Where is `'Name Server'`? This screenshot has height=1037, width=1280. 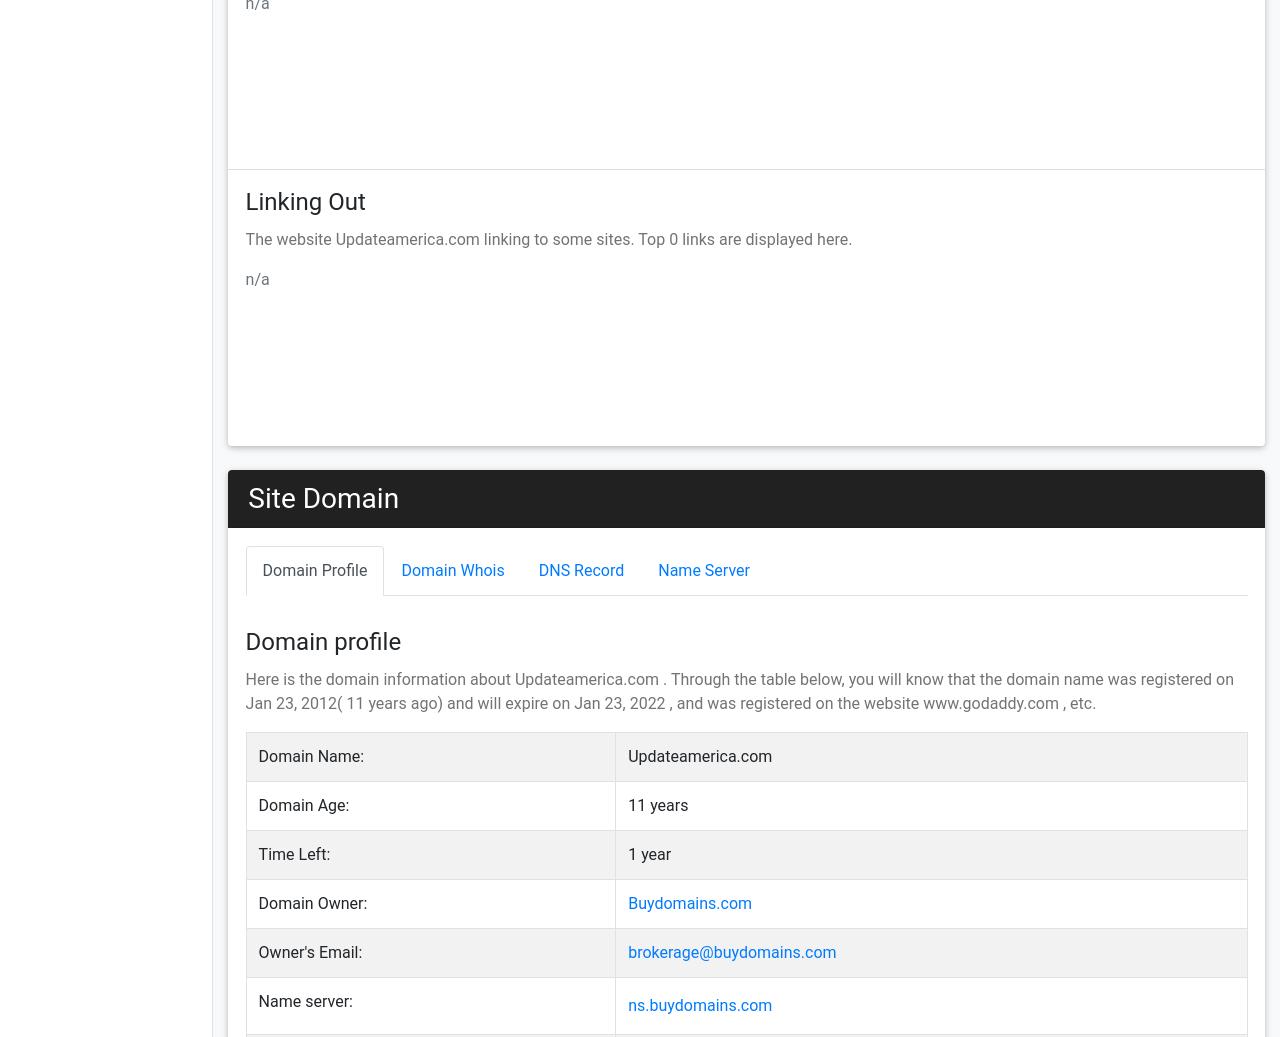 'Name Server' is located at coordinates (703, 569).